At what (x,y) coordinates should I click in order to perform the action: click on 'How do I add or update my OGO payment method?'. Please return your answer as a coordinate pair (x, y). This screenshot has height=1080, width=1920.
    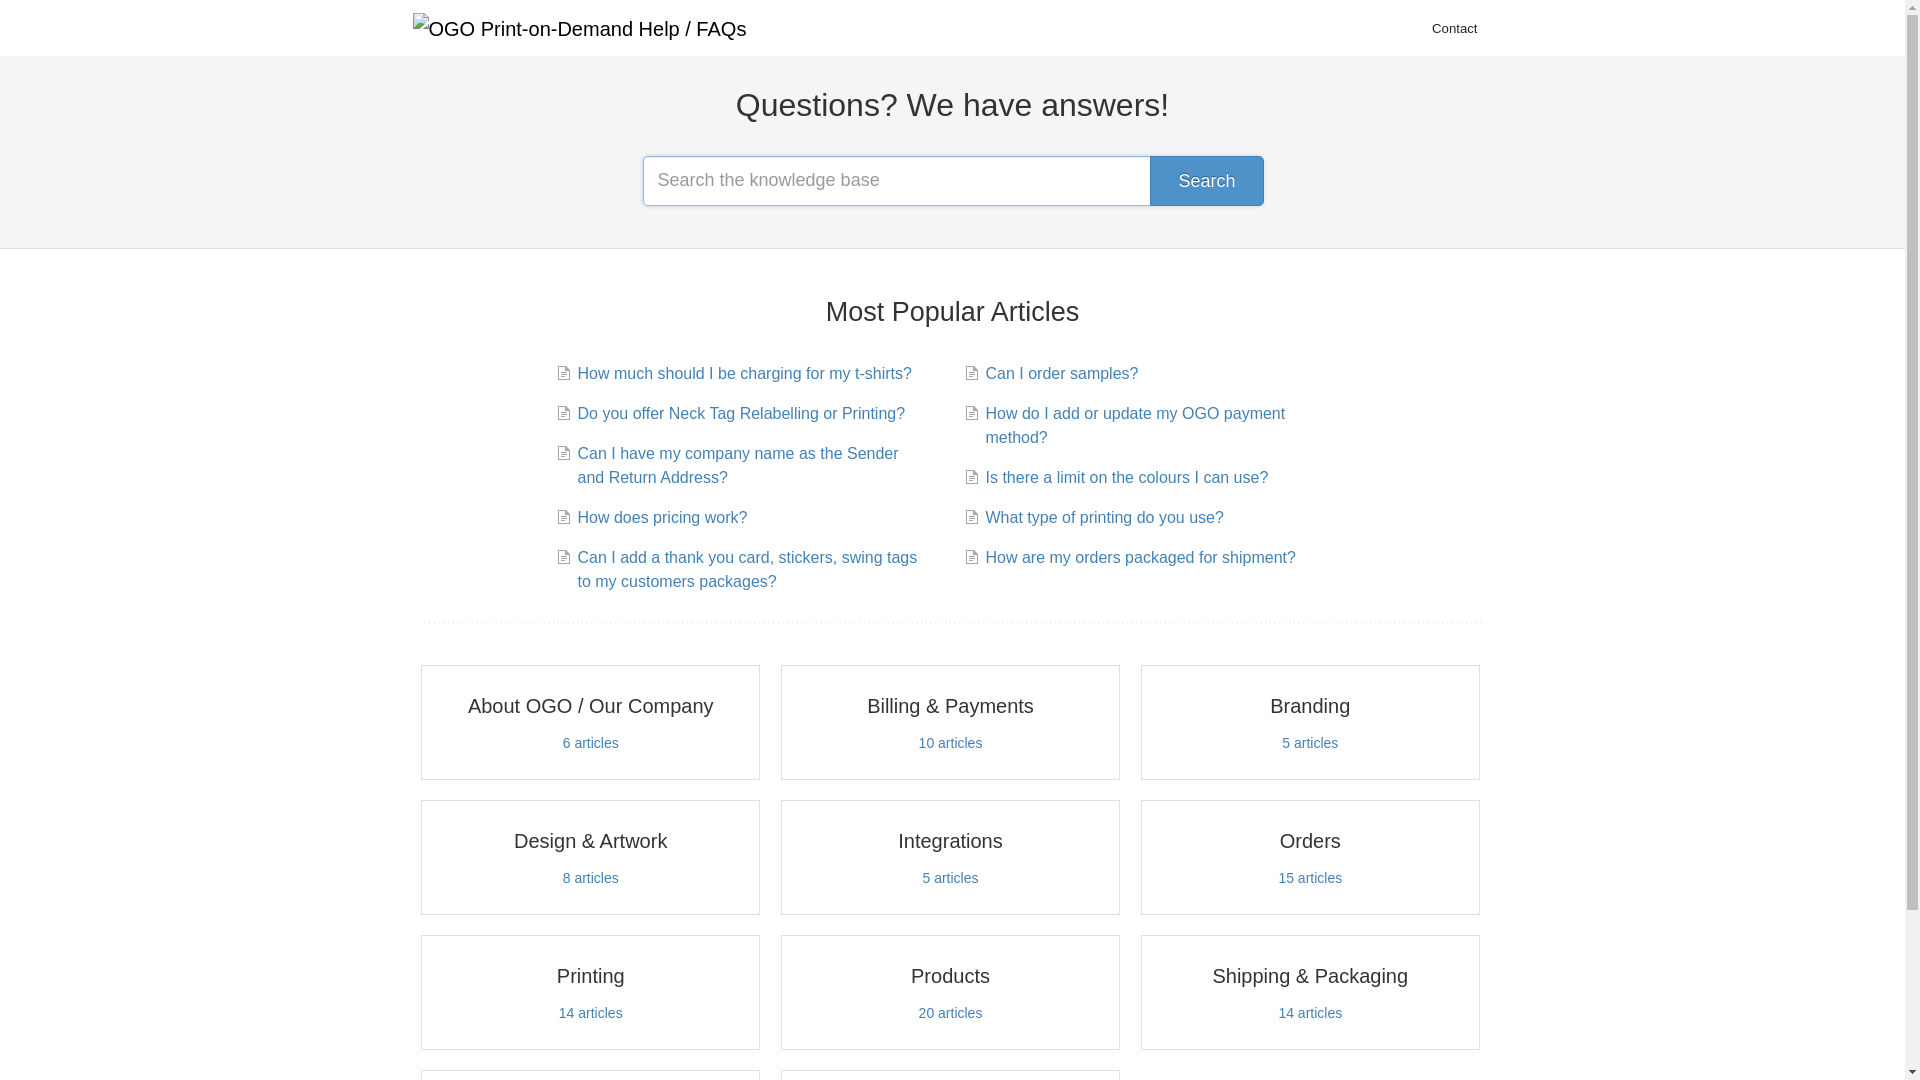
    Looking at the image, I should click on (1156, 424).